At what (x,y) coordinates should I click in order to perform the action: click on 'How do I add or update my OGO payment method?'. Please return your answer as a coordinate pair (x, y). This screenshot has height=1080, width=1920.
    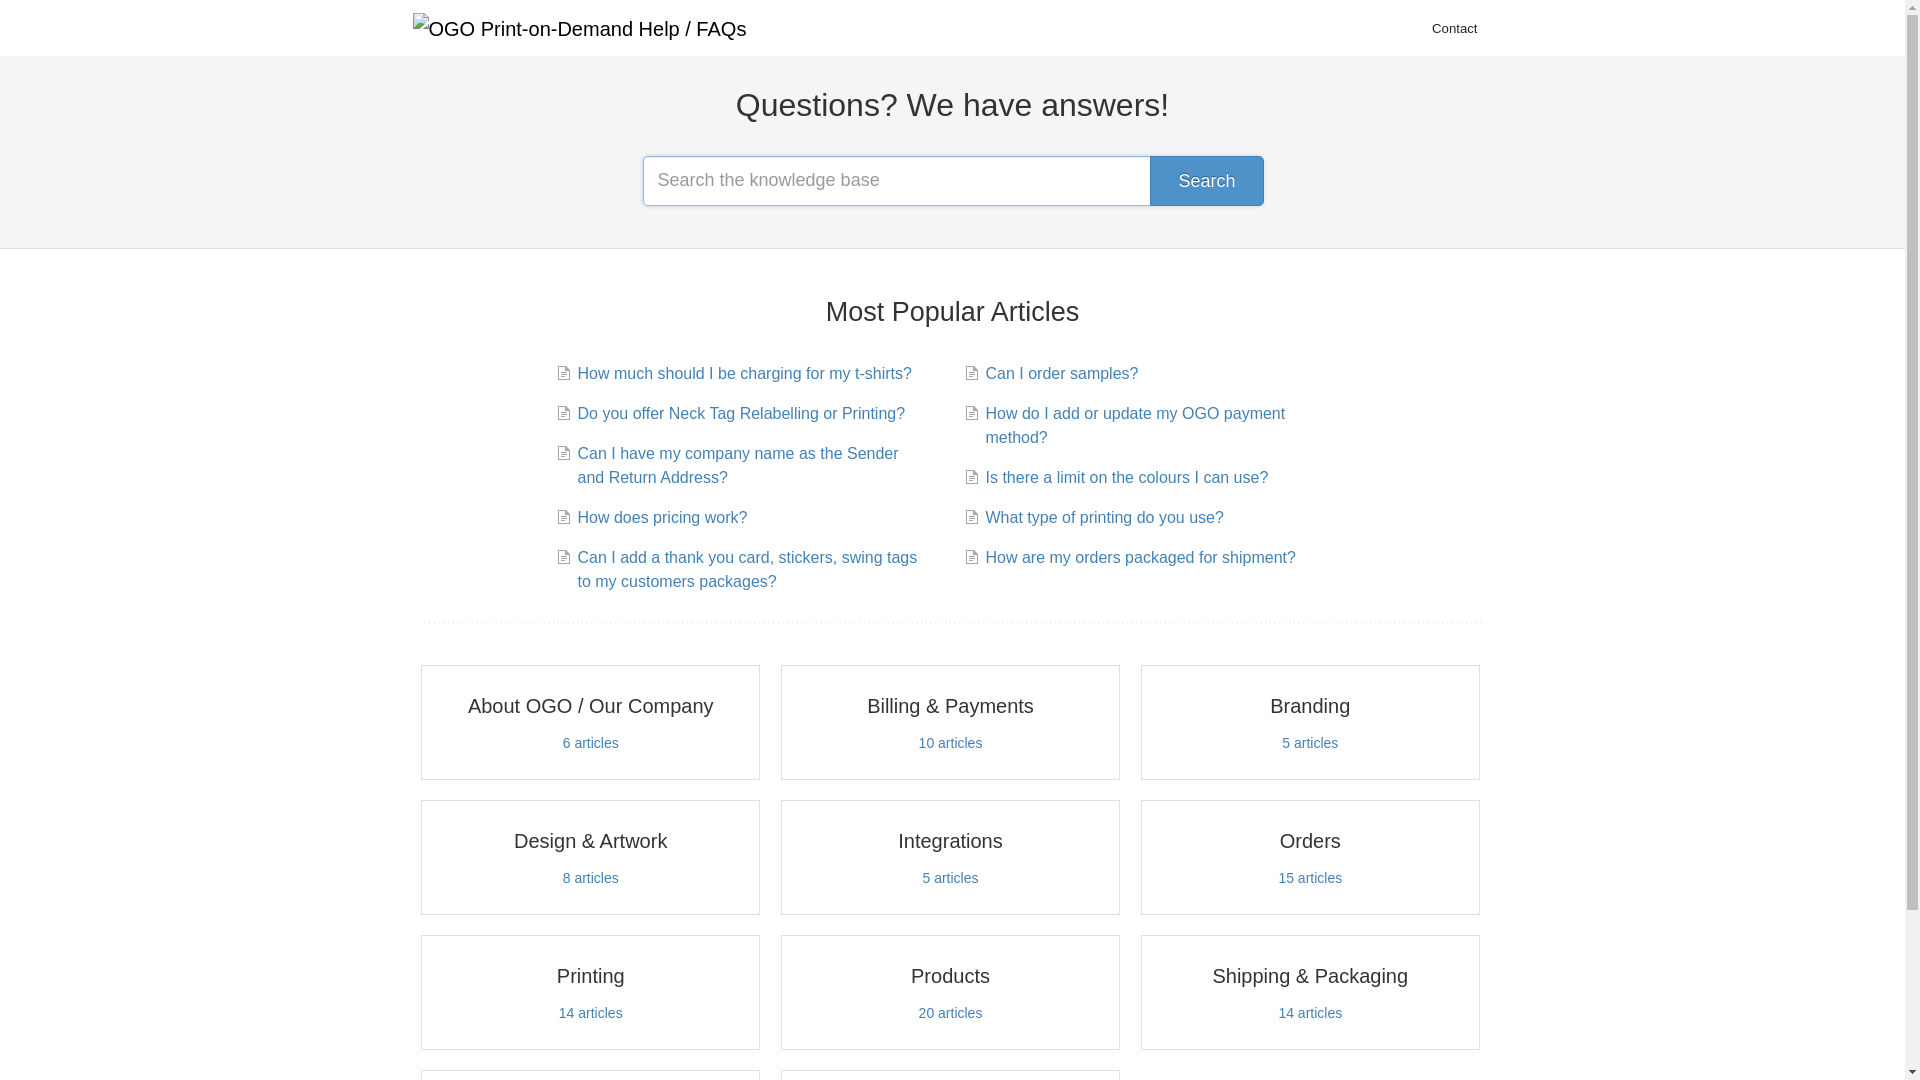
    Looking at the image, I should click on (1156, 424).